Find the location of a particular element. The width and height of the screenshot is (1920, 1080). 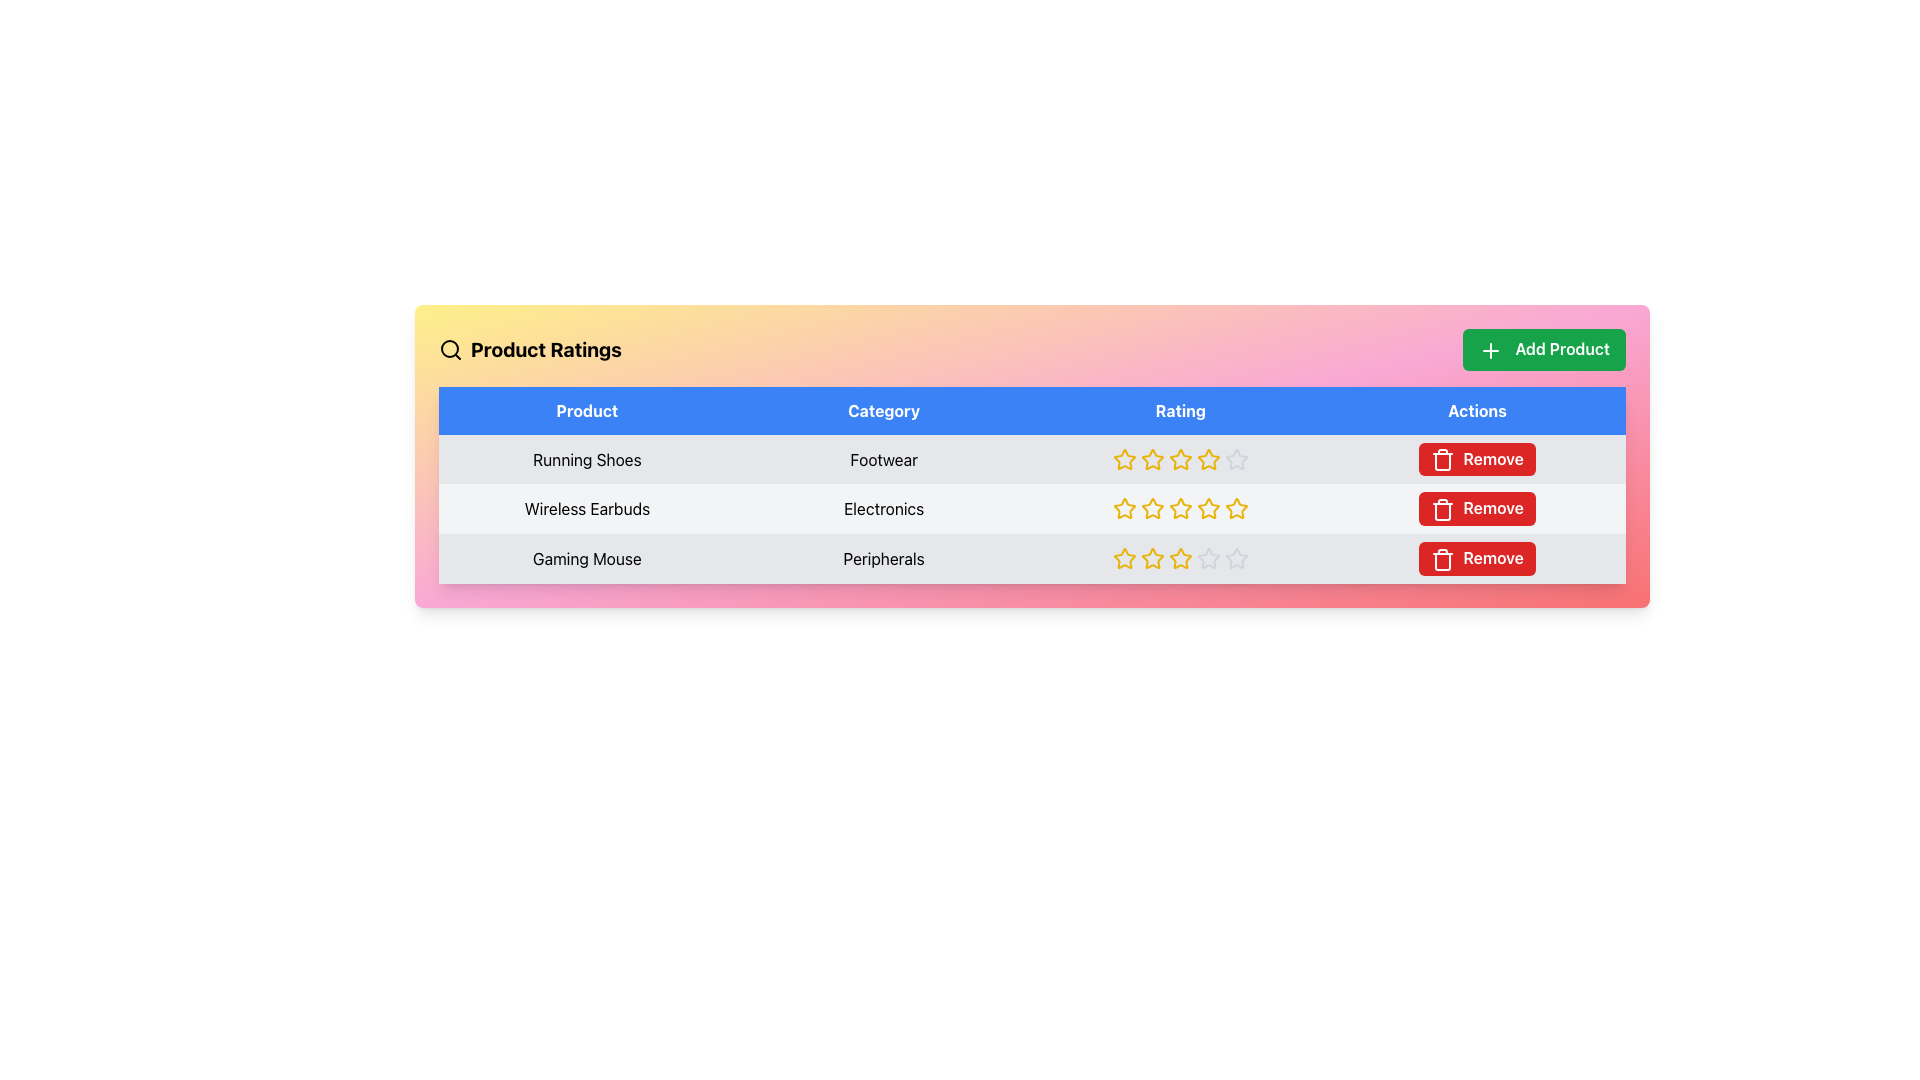

the 'Remove' button for the 'Gaming Mouse' located in the 'Actions' column of the table to trigger the hover effect is located at coordinates (1477, 559).